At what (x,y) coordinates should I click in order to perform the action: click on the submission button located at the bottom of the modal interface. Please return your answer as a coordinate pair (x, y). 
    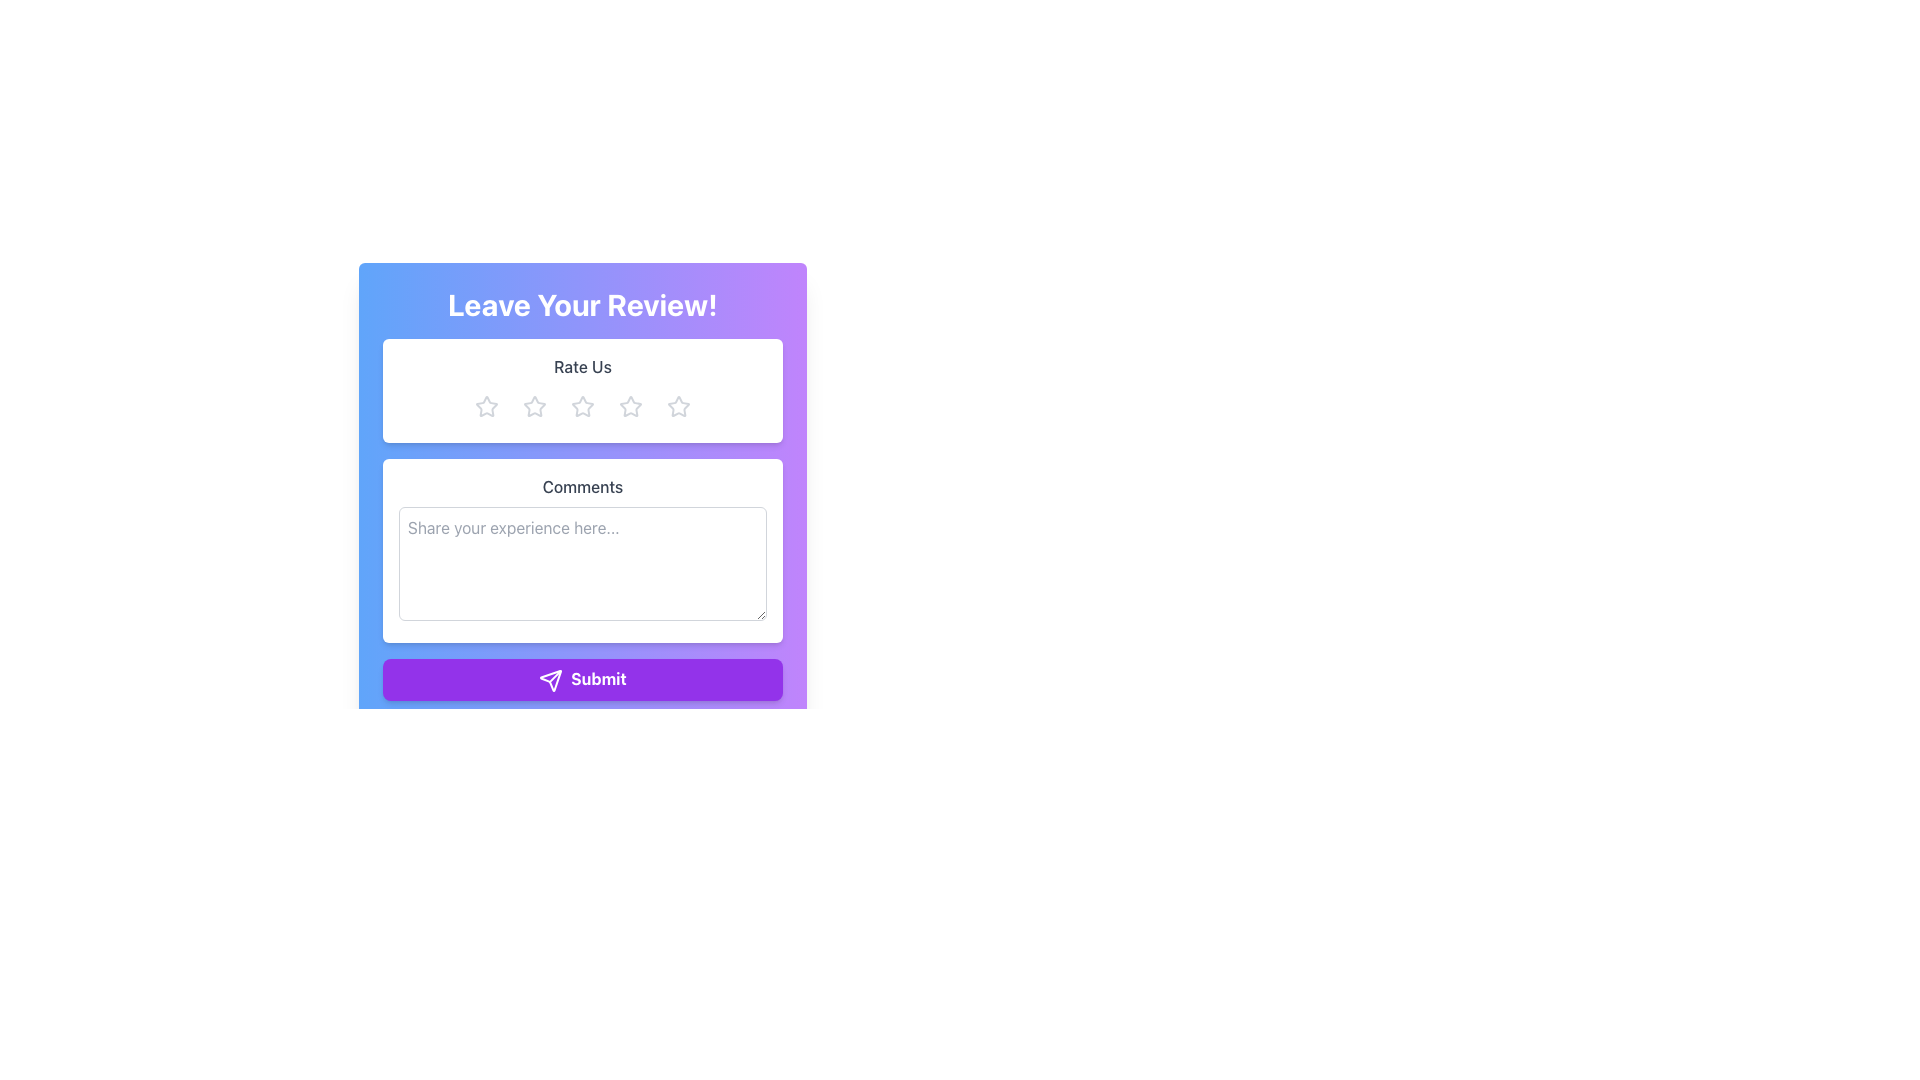
    Looking at the image, I should click on (581, 677).